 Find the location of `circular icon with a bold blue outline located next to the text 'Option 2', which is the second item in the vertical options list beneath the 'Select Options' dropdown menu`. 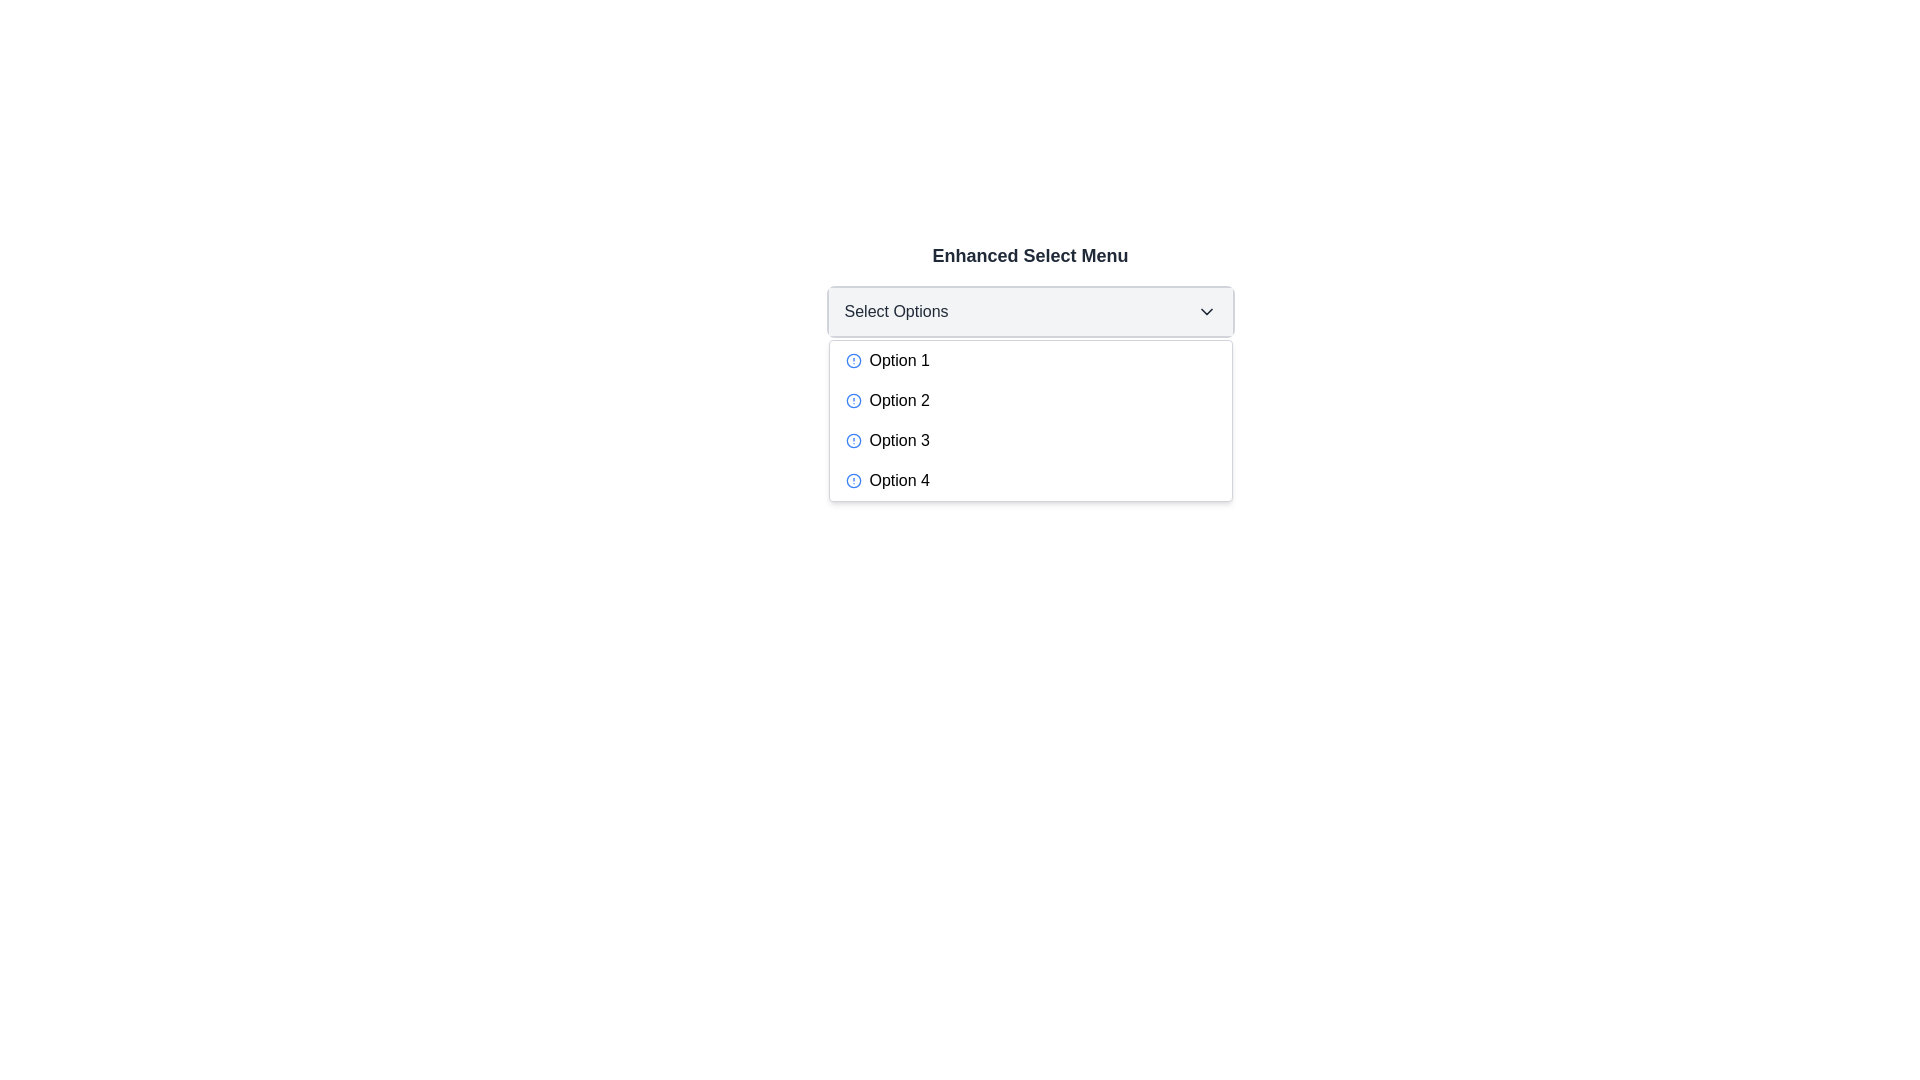

circular icon with a bold blue outline located next to the text 'Option 2', which is the second item in the vertical options list beneath the 'Select Options' dropdown menu is located at coordinates (853, 401).